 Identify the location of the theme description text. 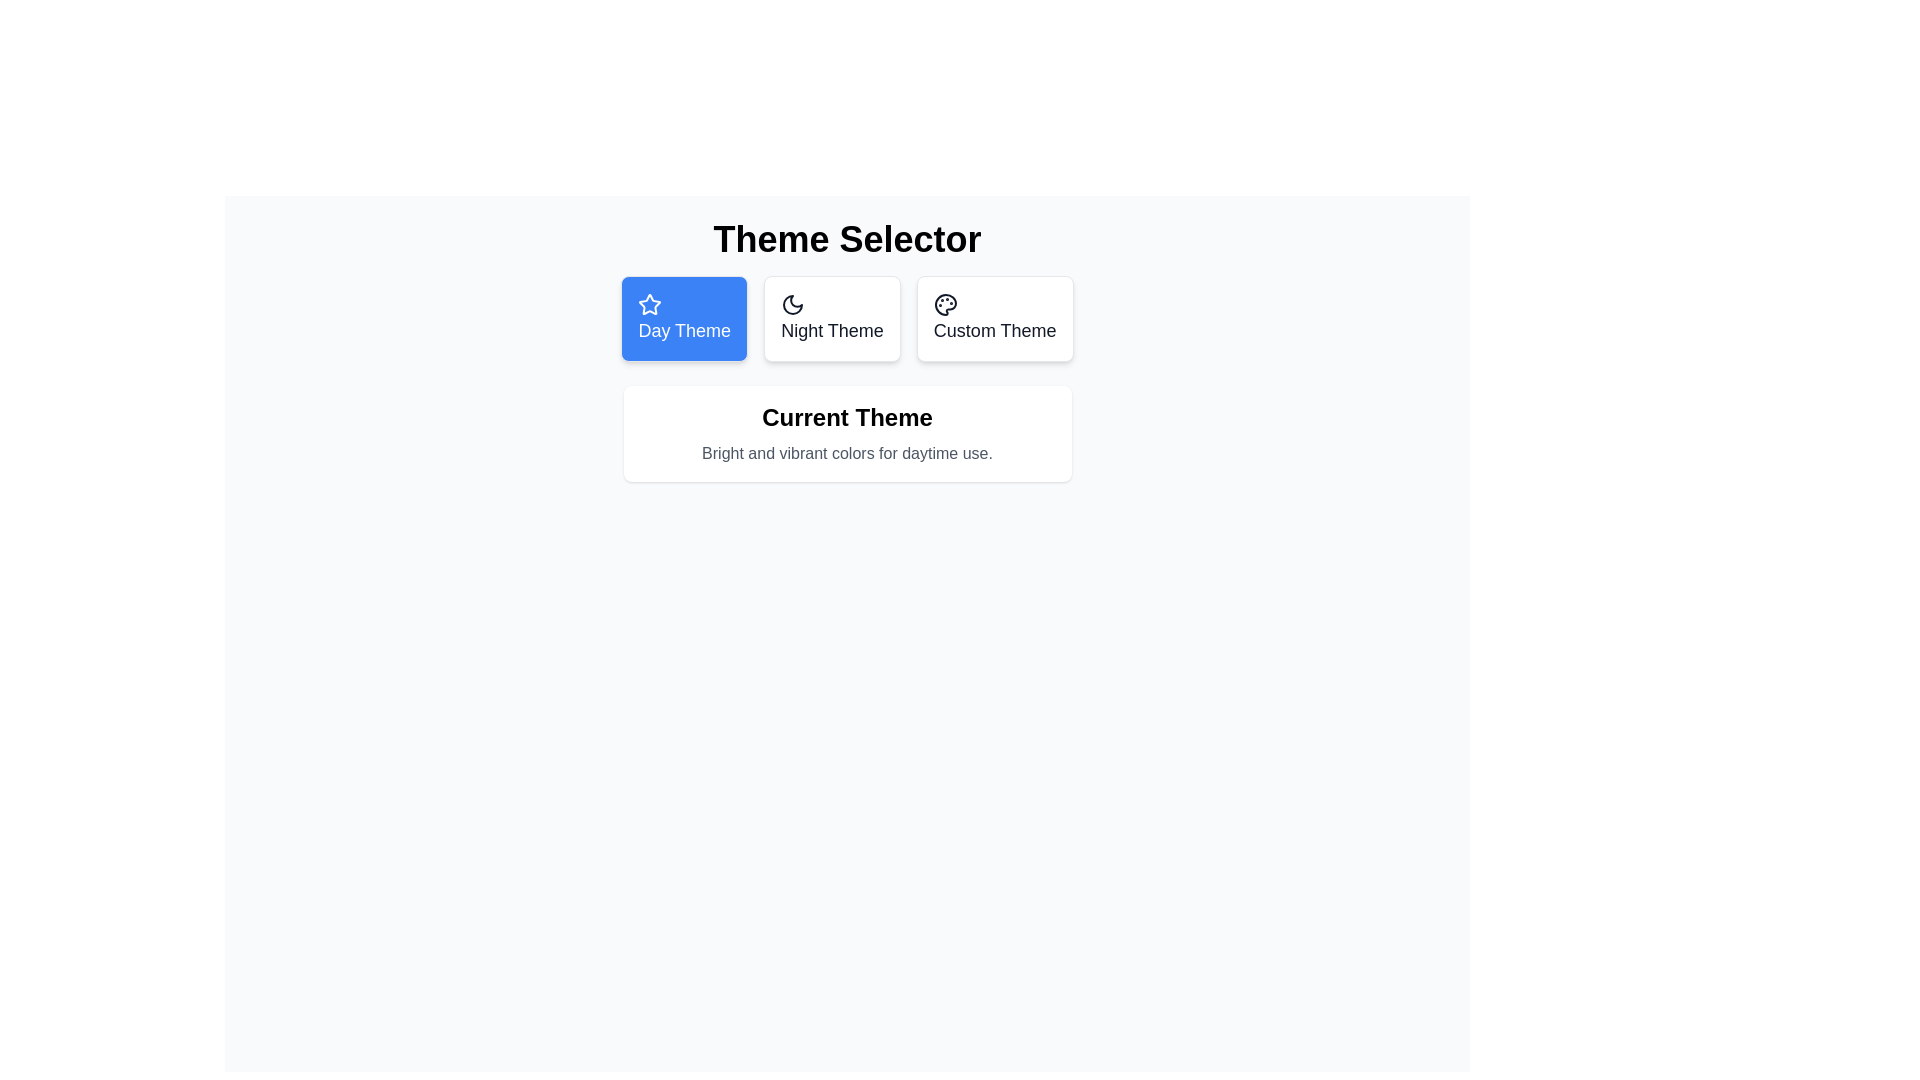
(847, 454).